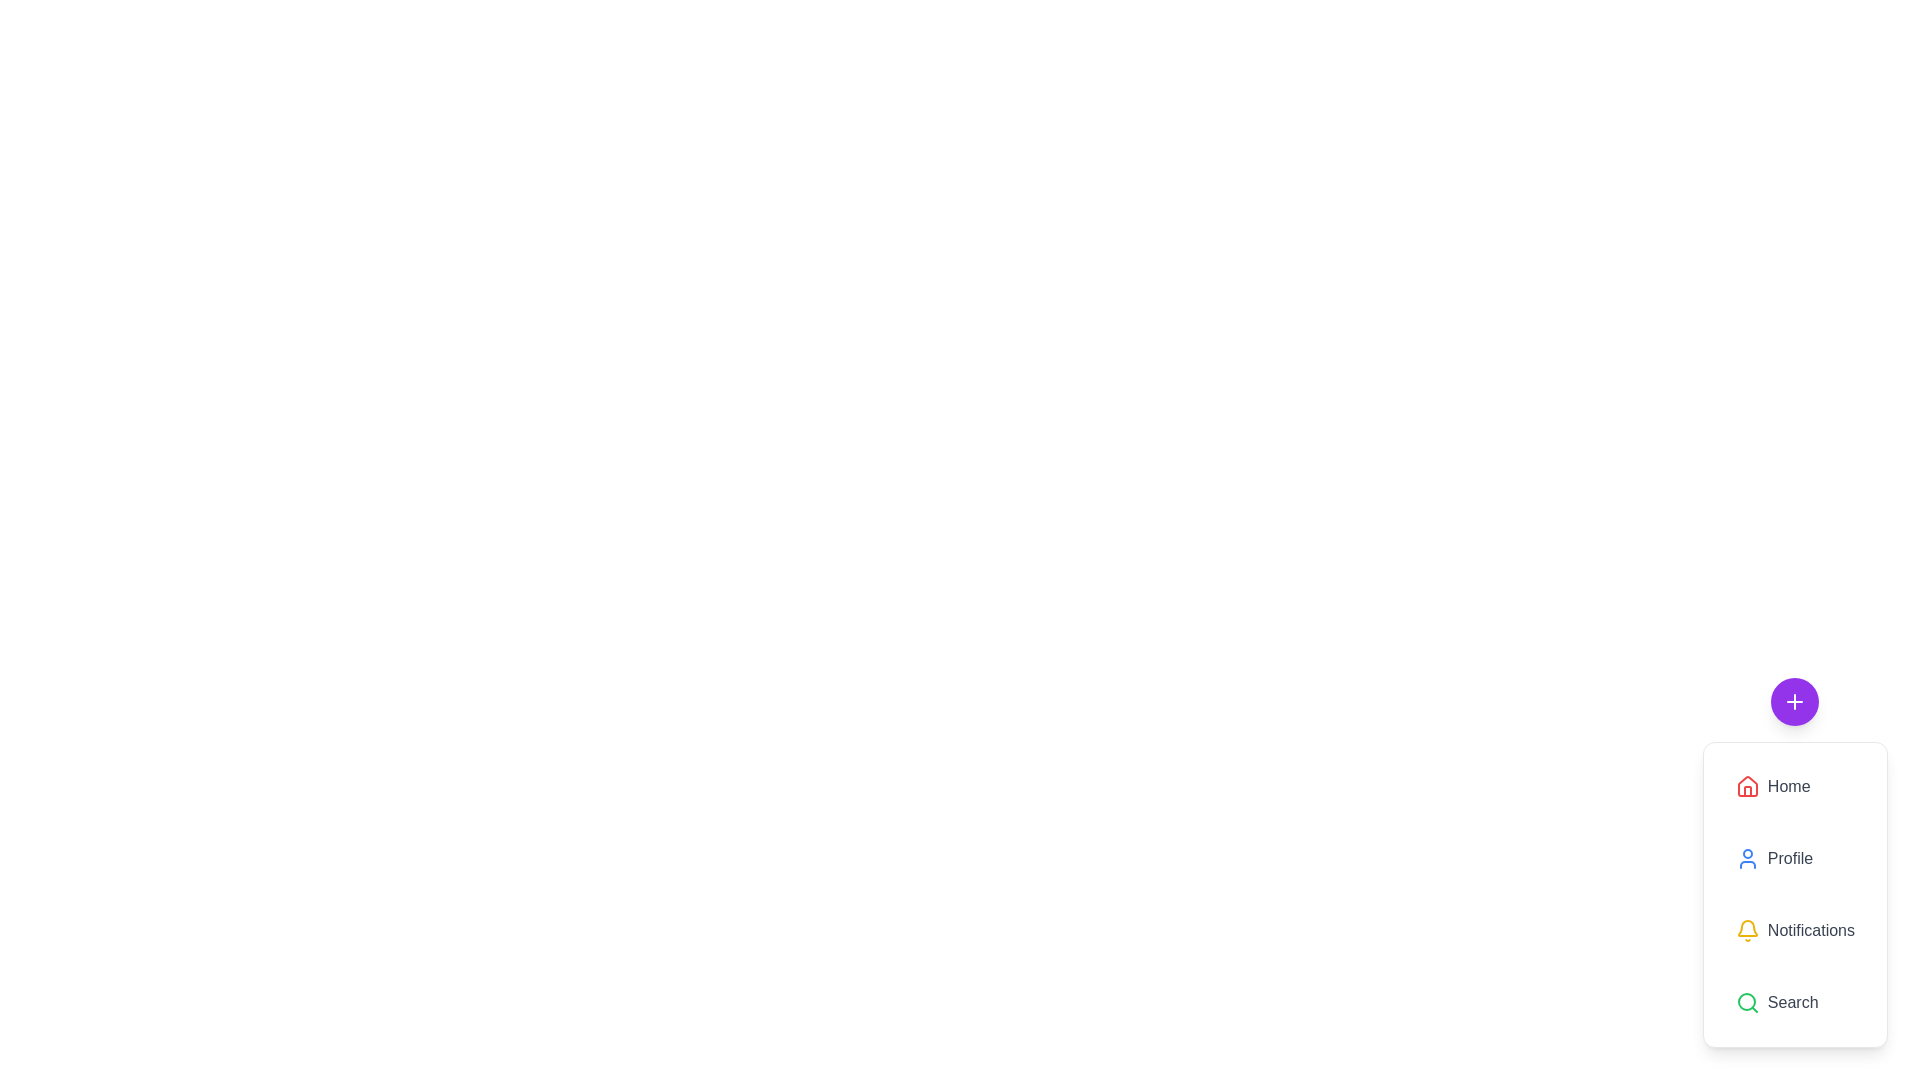  What do you see at coordinates (1795, 858) in the screenshot?
I see `the 'Profile' button` at bounding box center [1795, 858].